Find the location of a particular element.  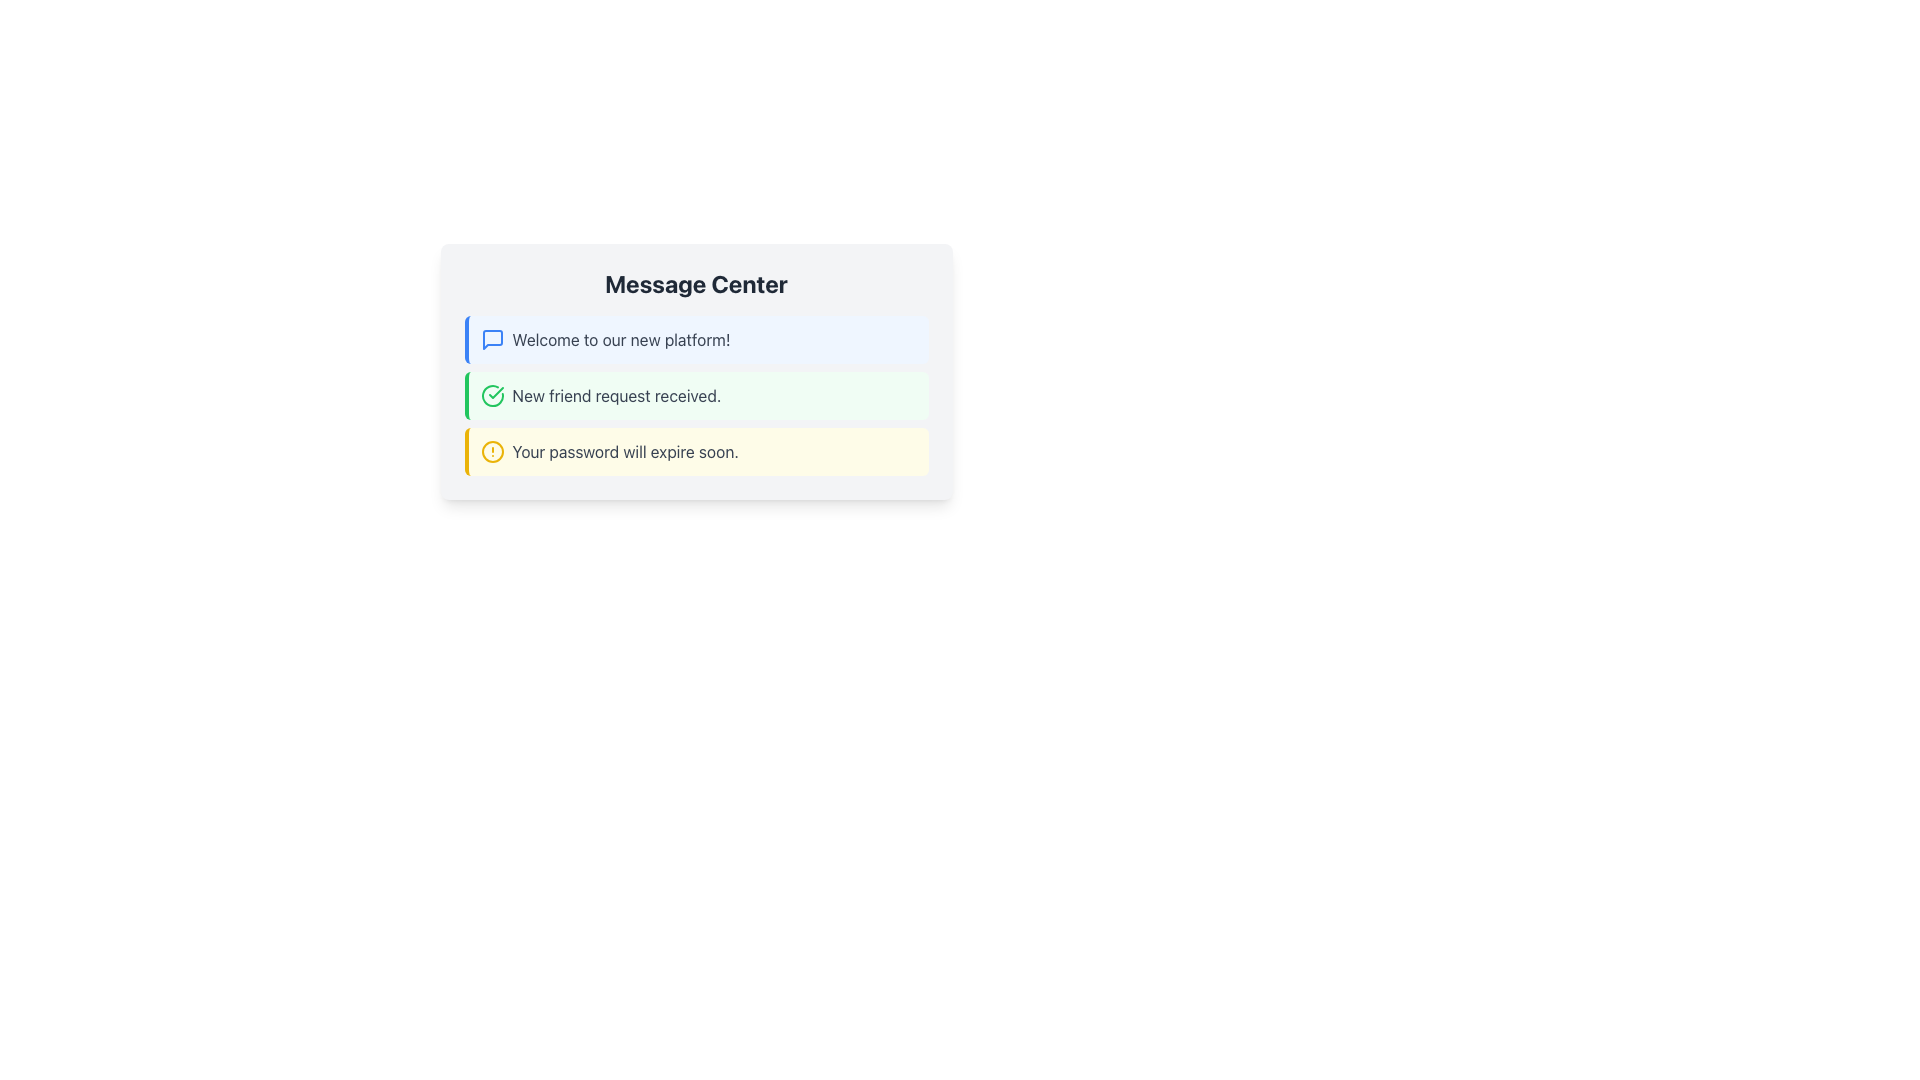

the green circular icon with a checkmark, which indicates confirmation, located to the left of the notification text 'New friend request received.' is located at coordinates (492, 396).